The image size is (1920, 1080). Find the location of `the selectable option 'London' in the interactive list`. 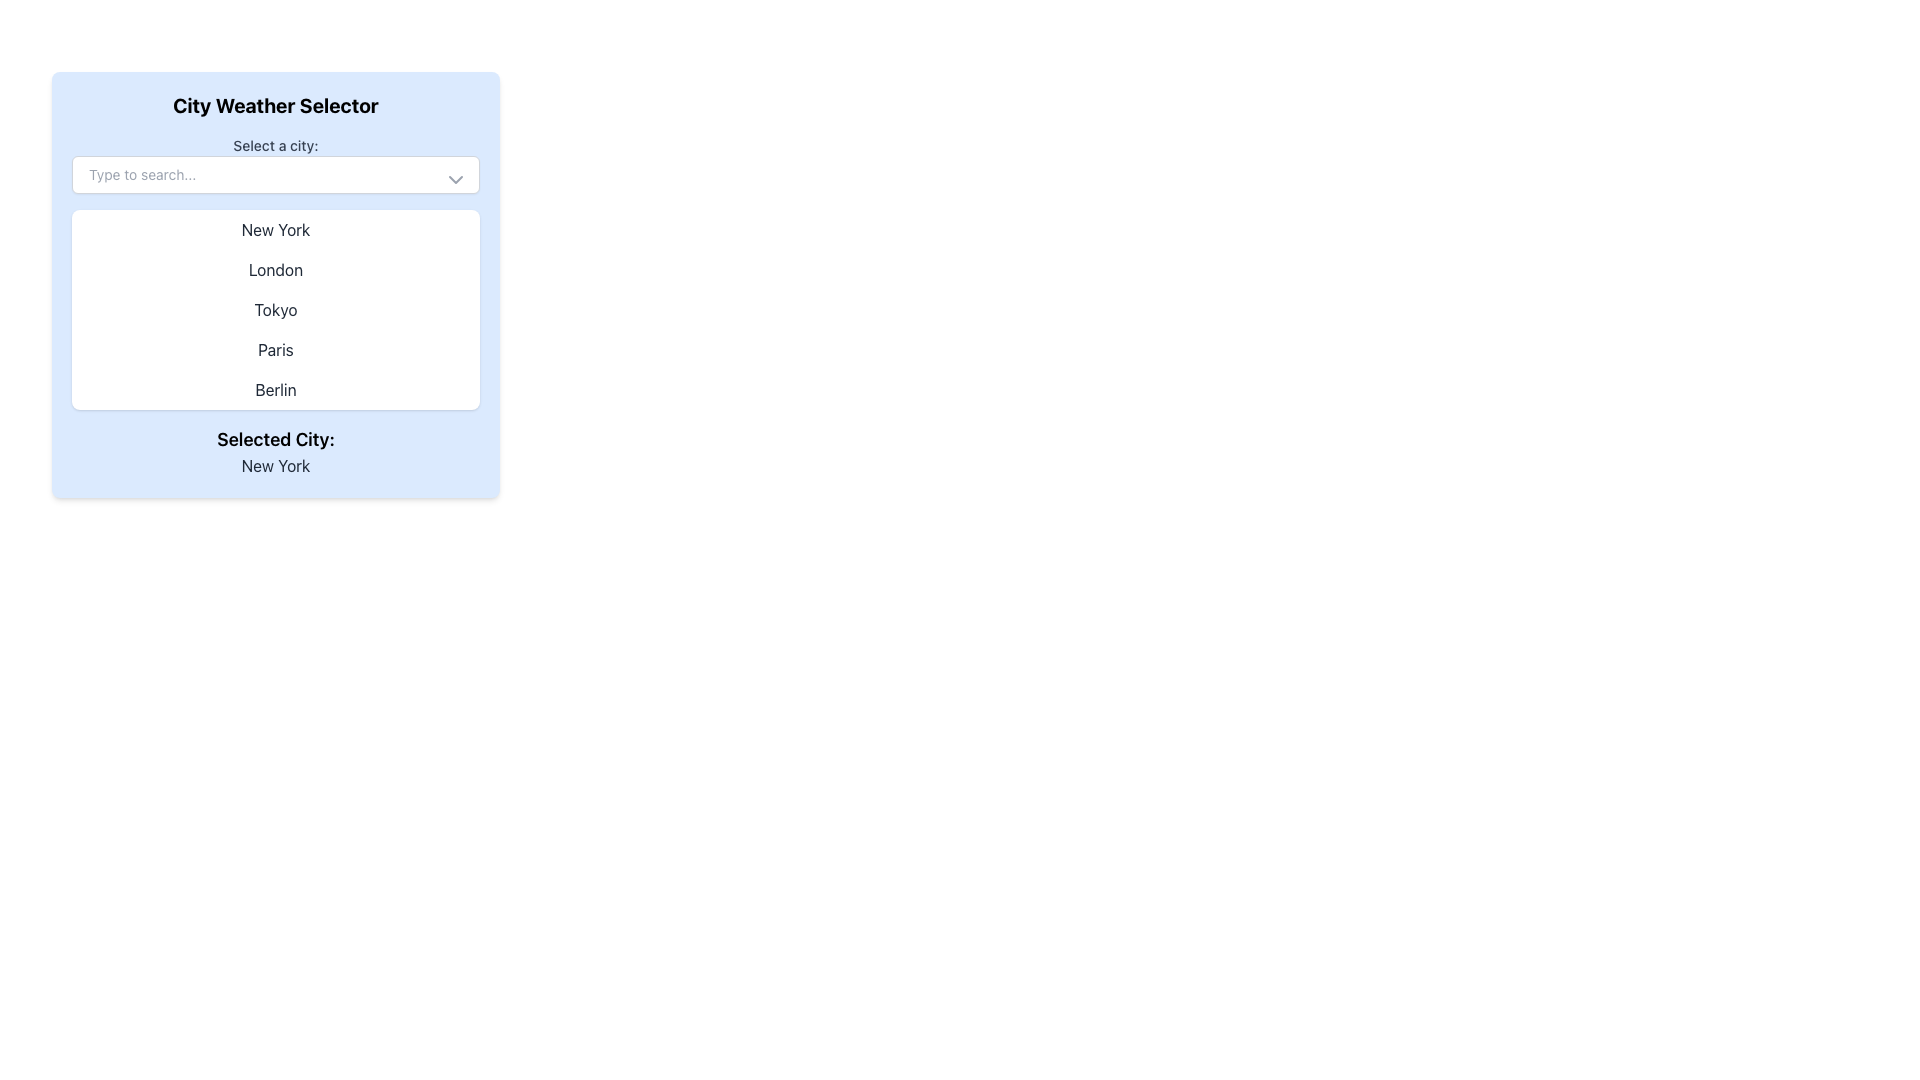

the selectable option 'London' in the interactive list is located at coordinates (274, 270).